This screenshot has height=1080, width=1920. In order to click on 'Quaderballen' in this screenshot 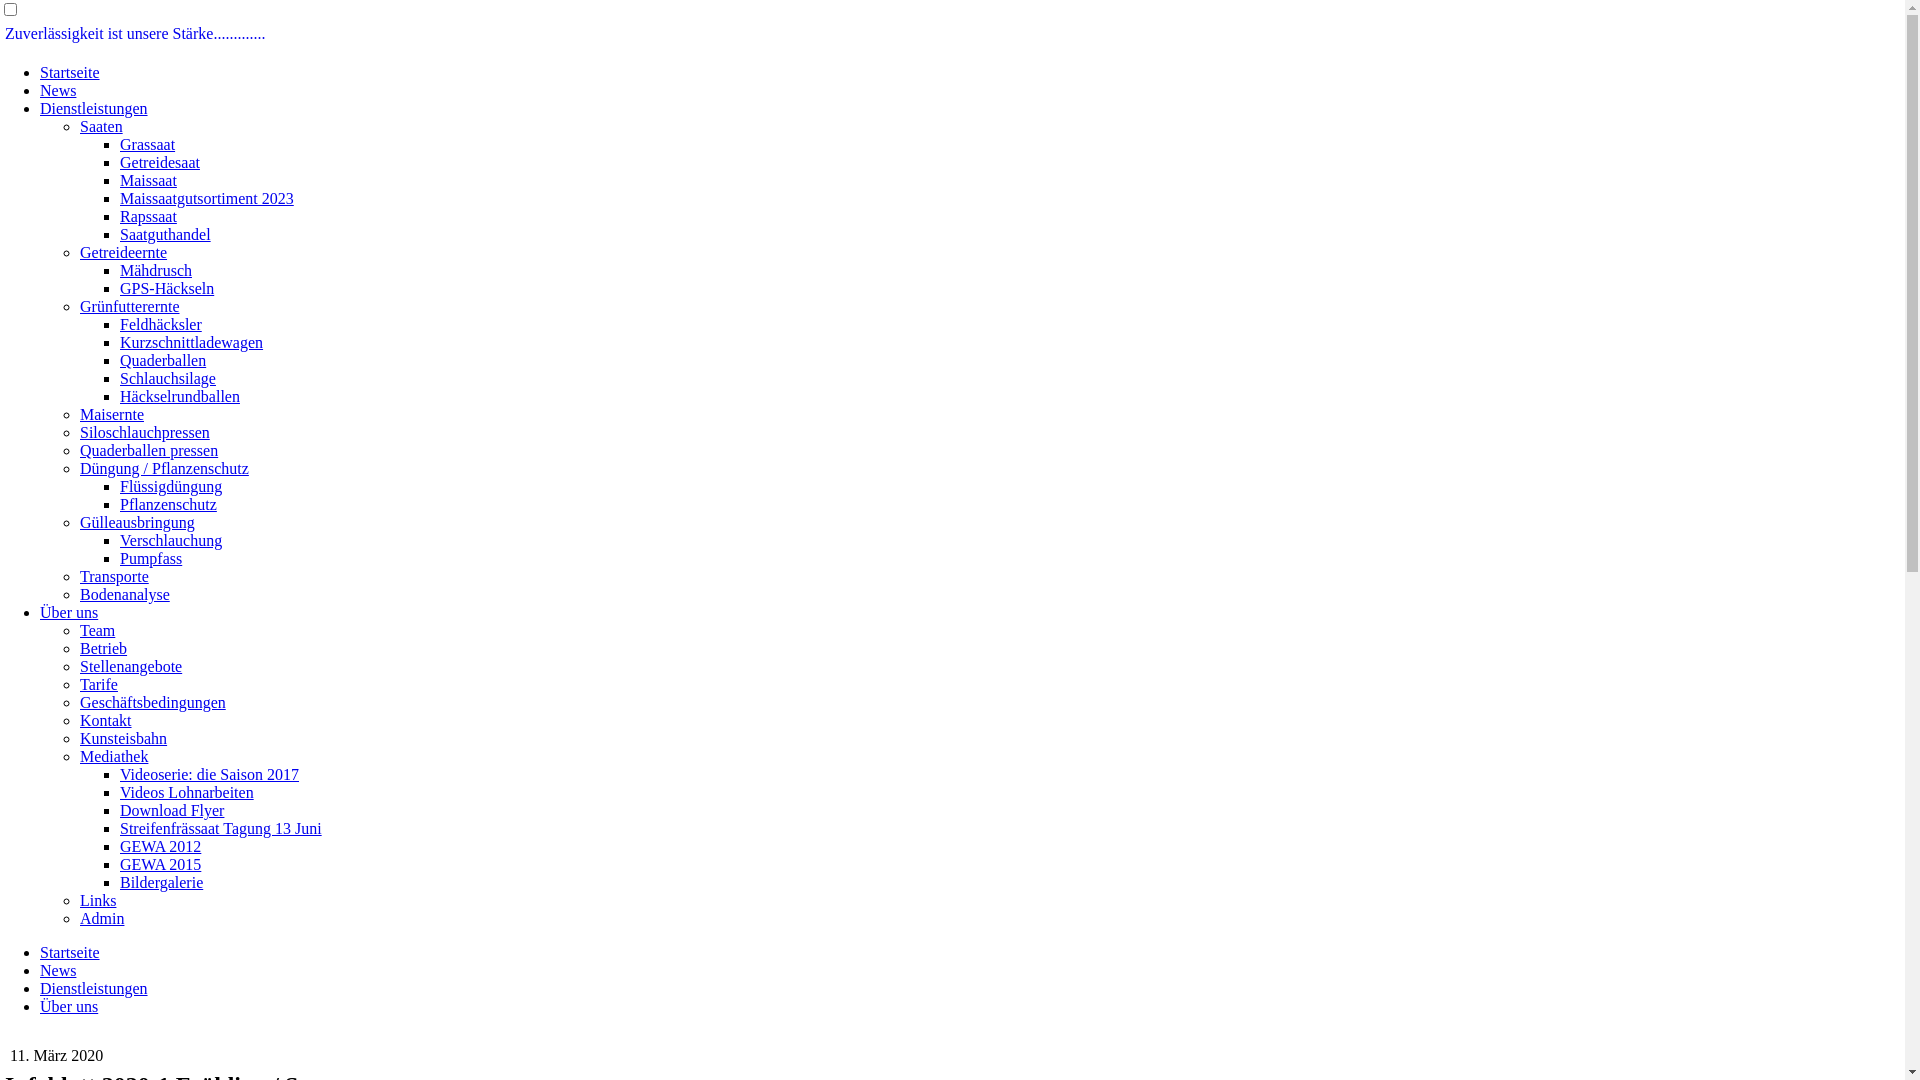, I will do `click(119, 360)`.